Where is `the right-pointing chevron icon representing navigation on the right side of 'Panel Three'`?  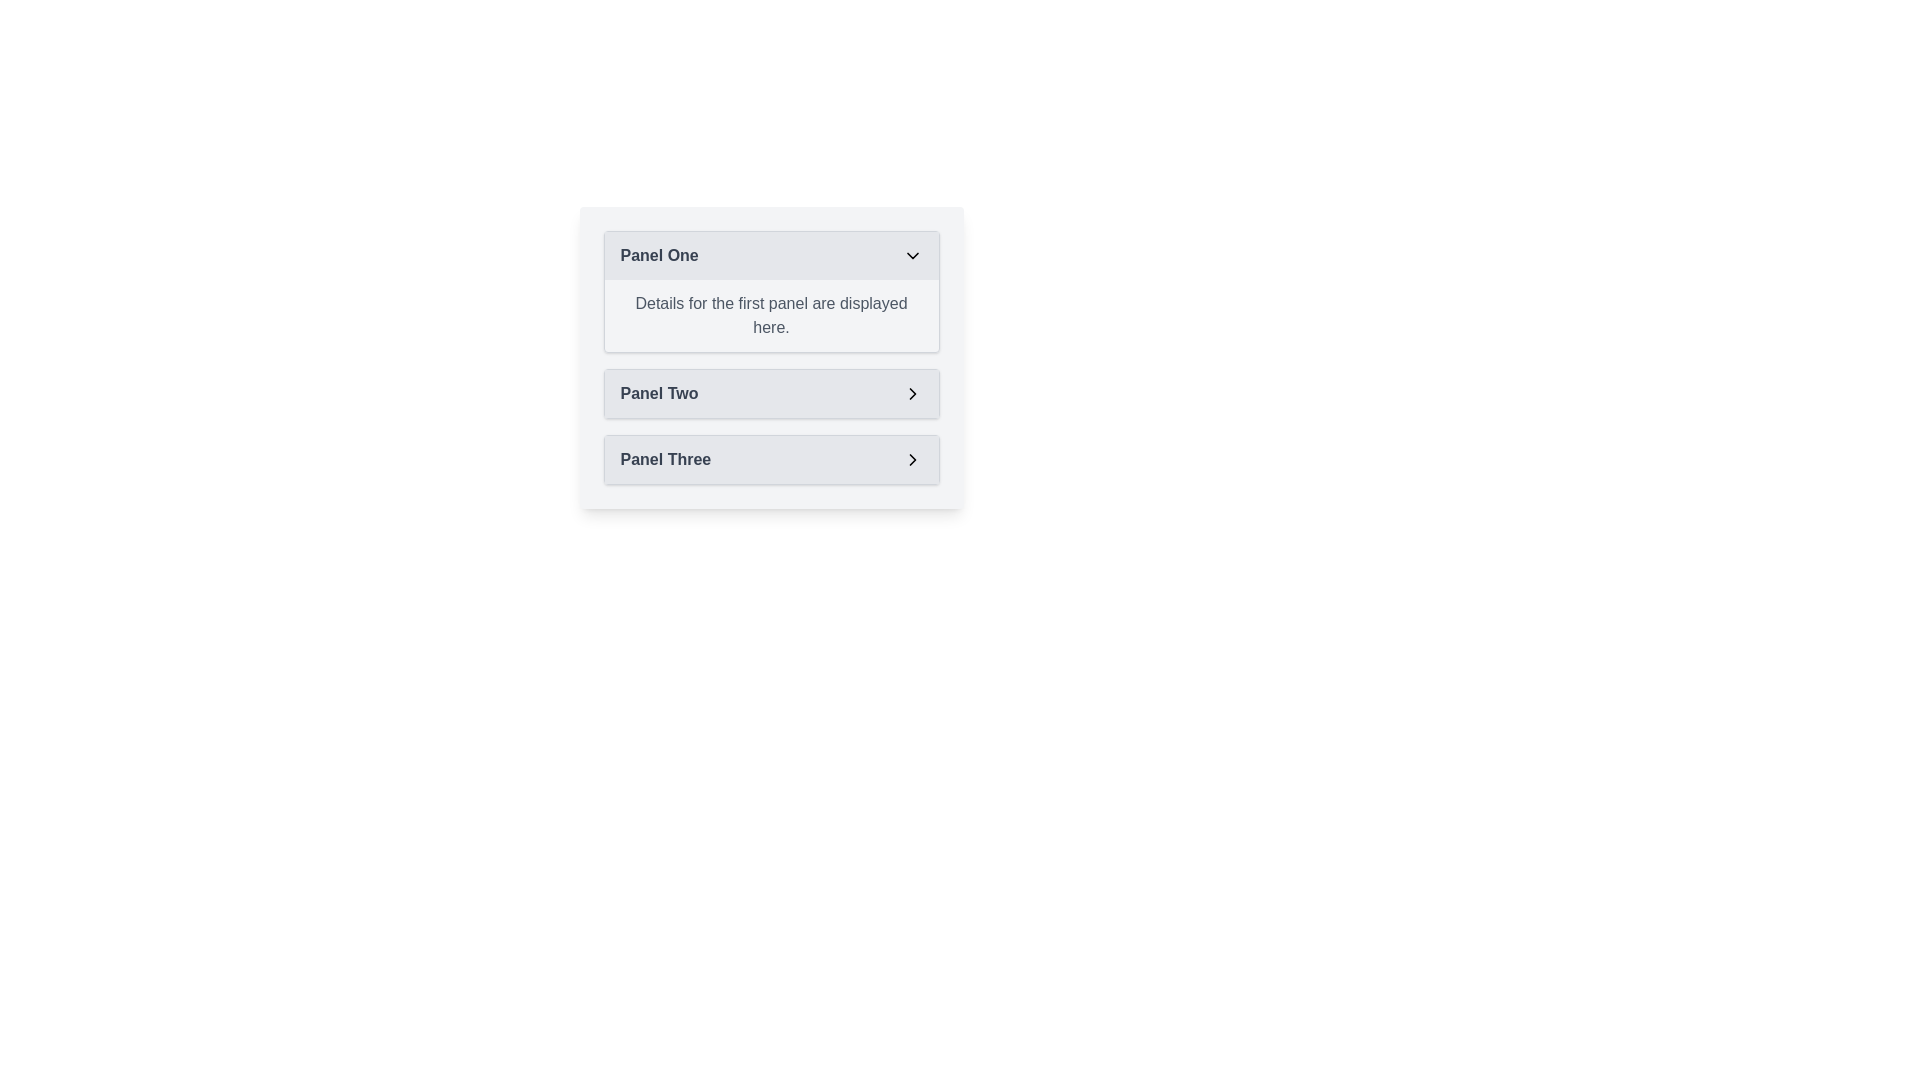
the right-pointing chevron icon representing navigation on the right side of 'Panel Three' is located at coordinates (911, 459).